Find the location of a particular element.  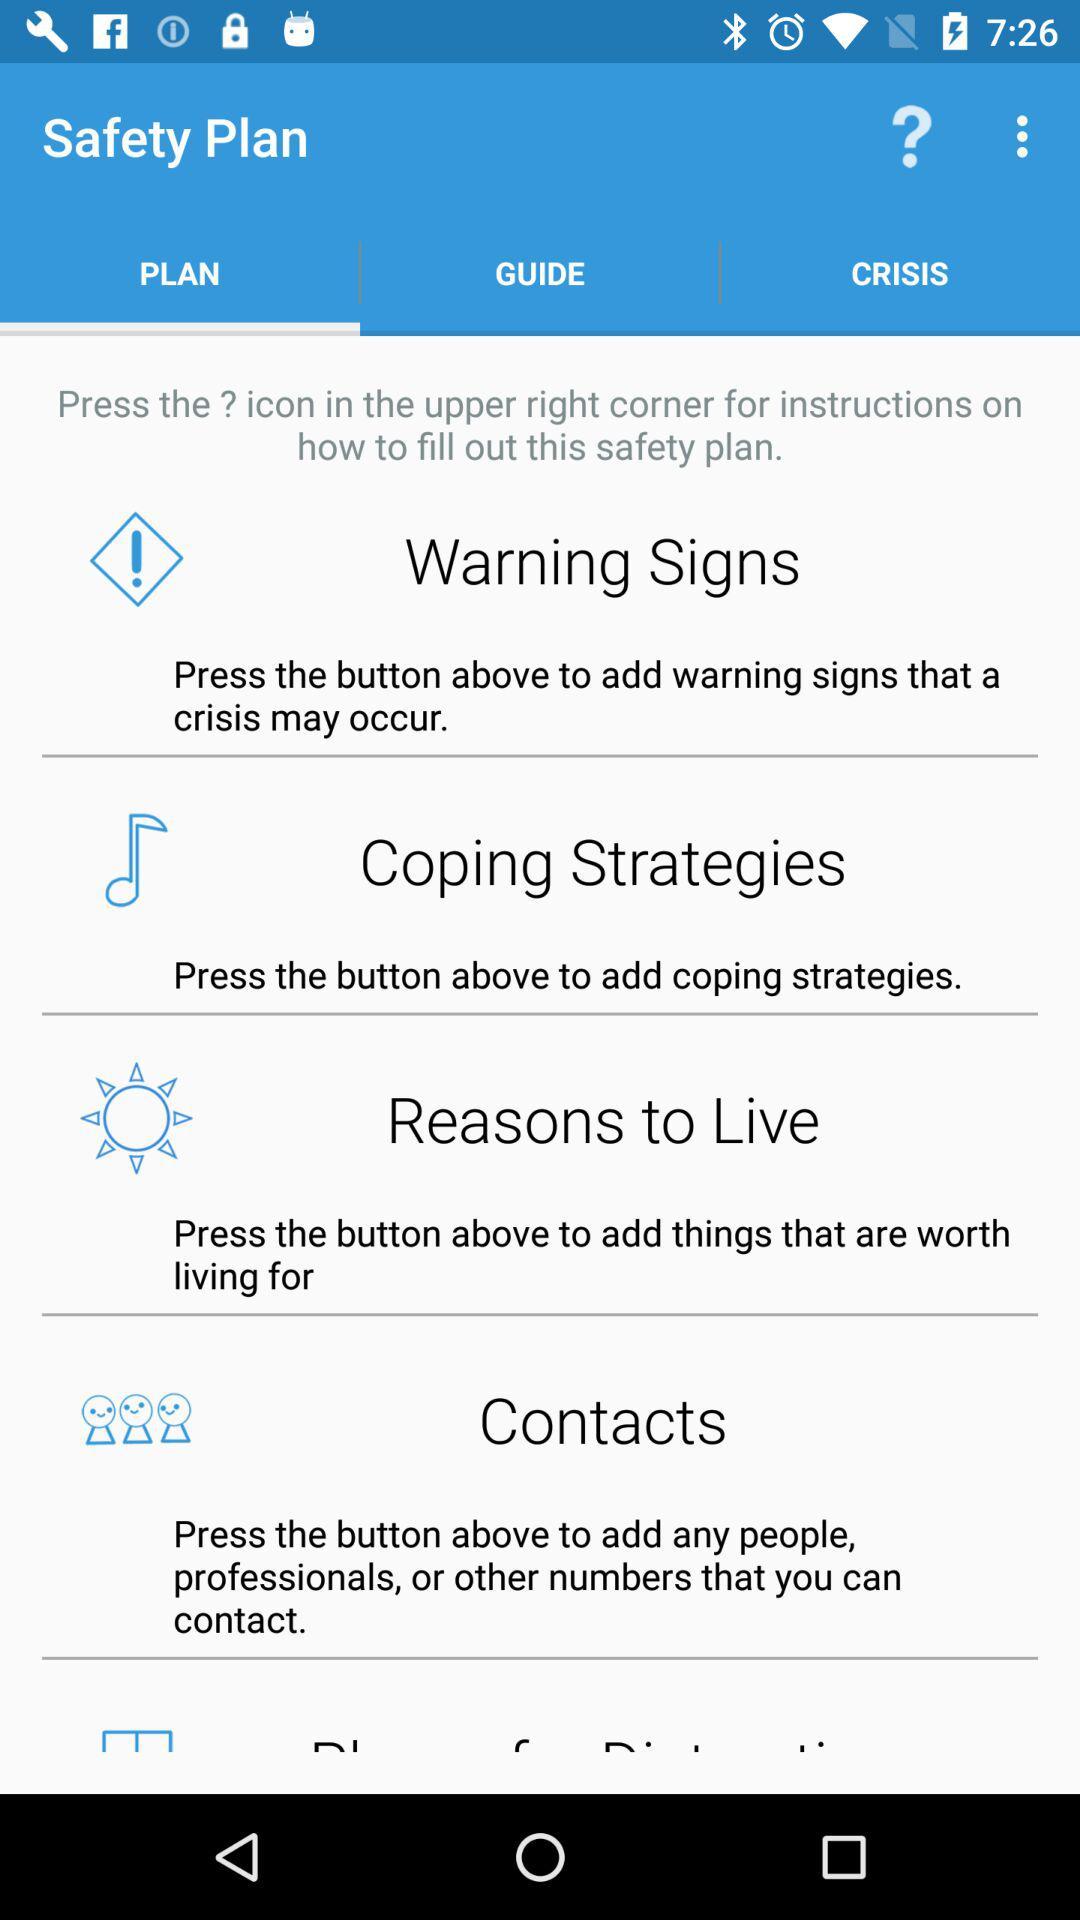

icon above crisis icon is located at coordinates (1027, 135).